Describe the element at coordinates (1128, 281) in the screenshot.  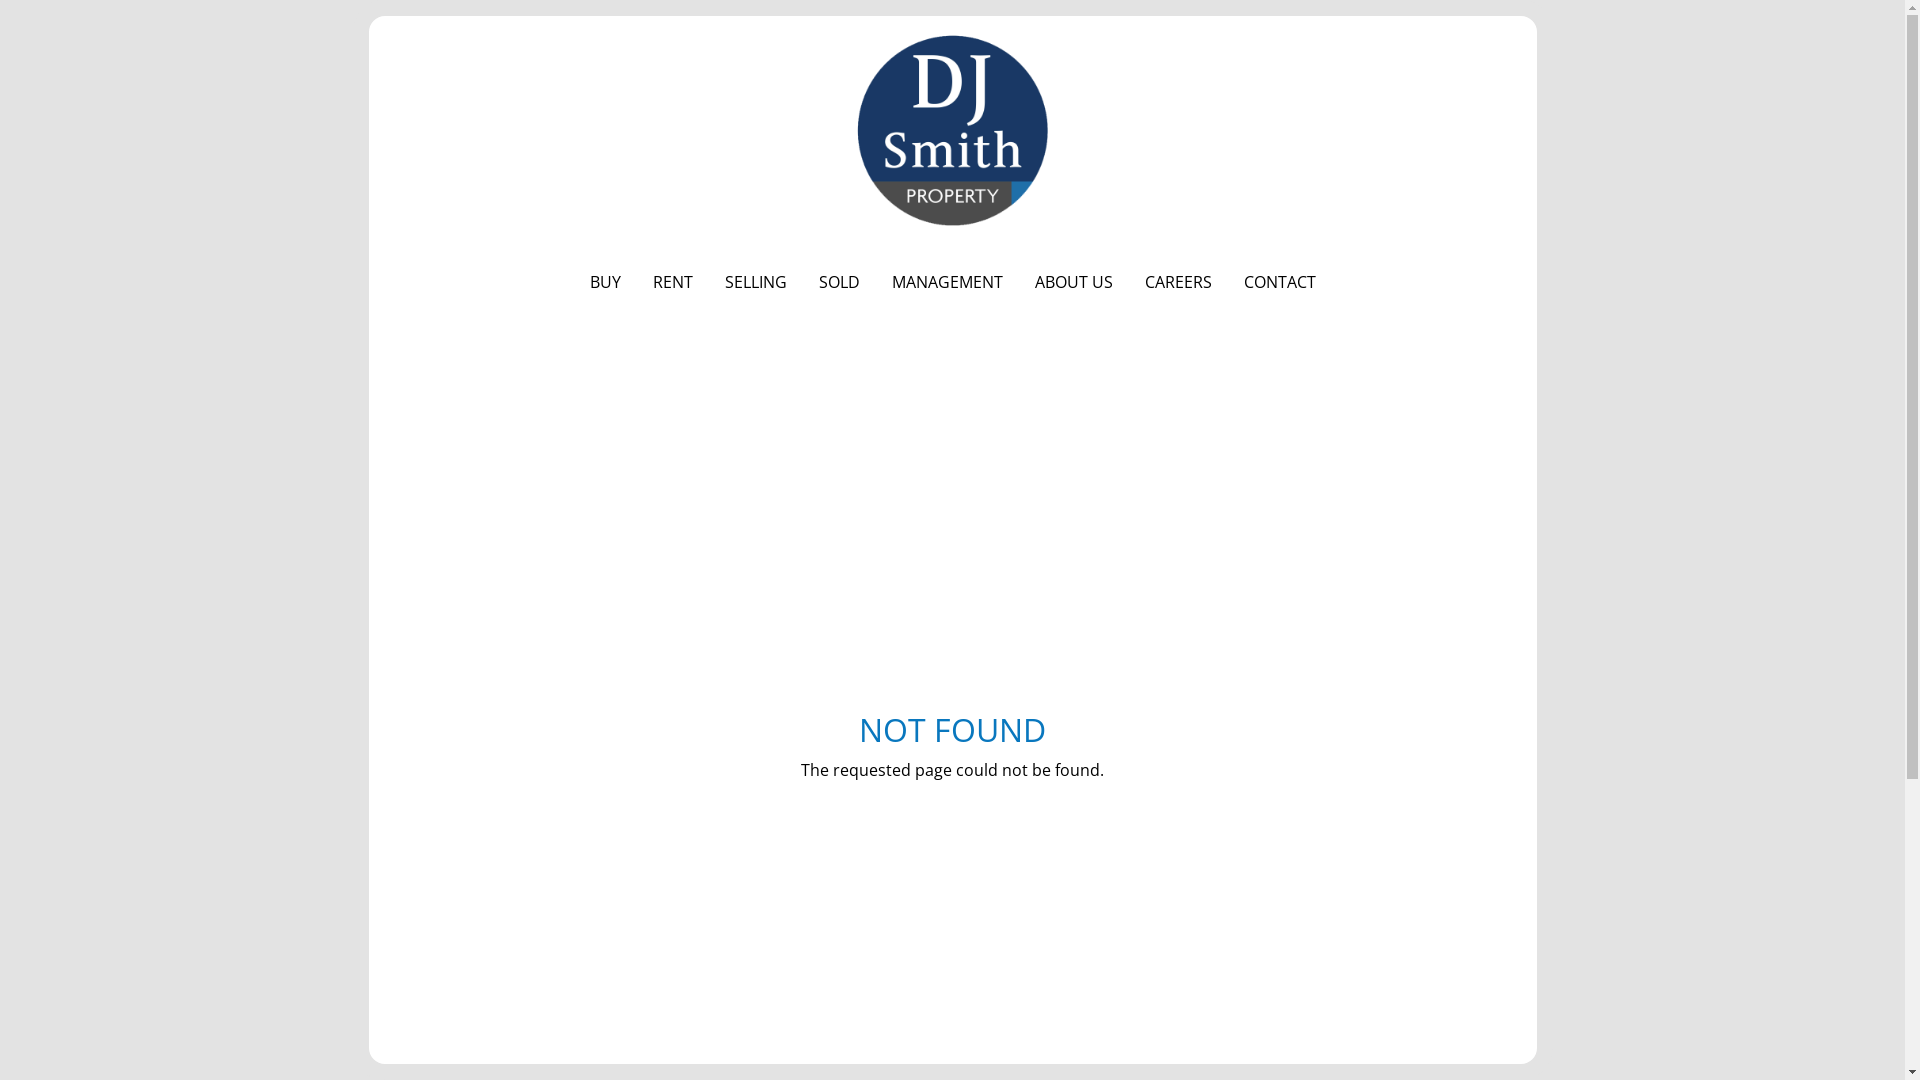
I see `'CAREERS'` at that location.